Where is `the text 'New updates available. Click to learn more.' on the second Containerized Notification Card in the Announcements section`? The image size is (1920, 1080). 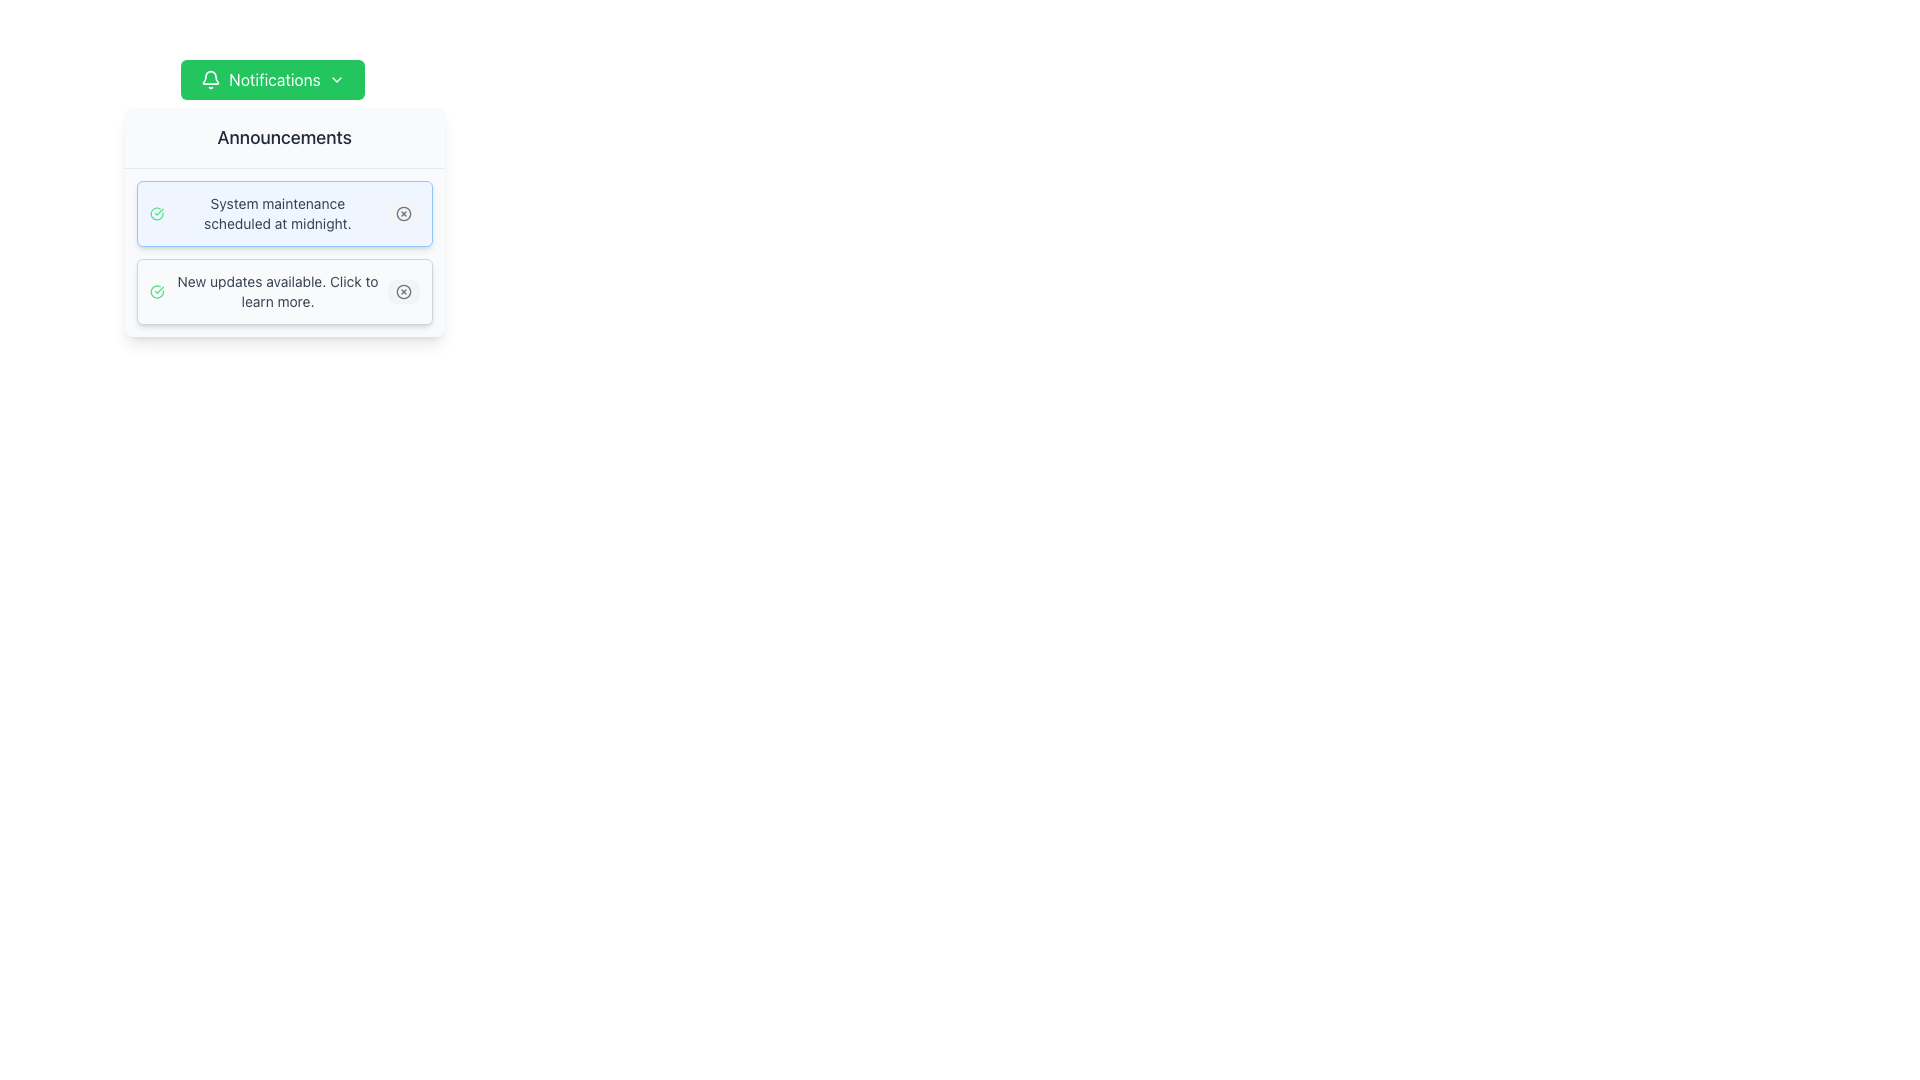
the text 'New updates available. Click to learn more.' on the second Containerized Notification Card in the Announcements section is located at coordinates (283, 292).